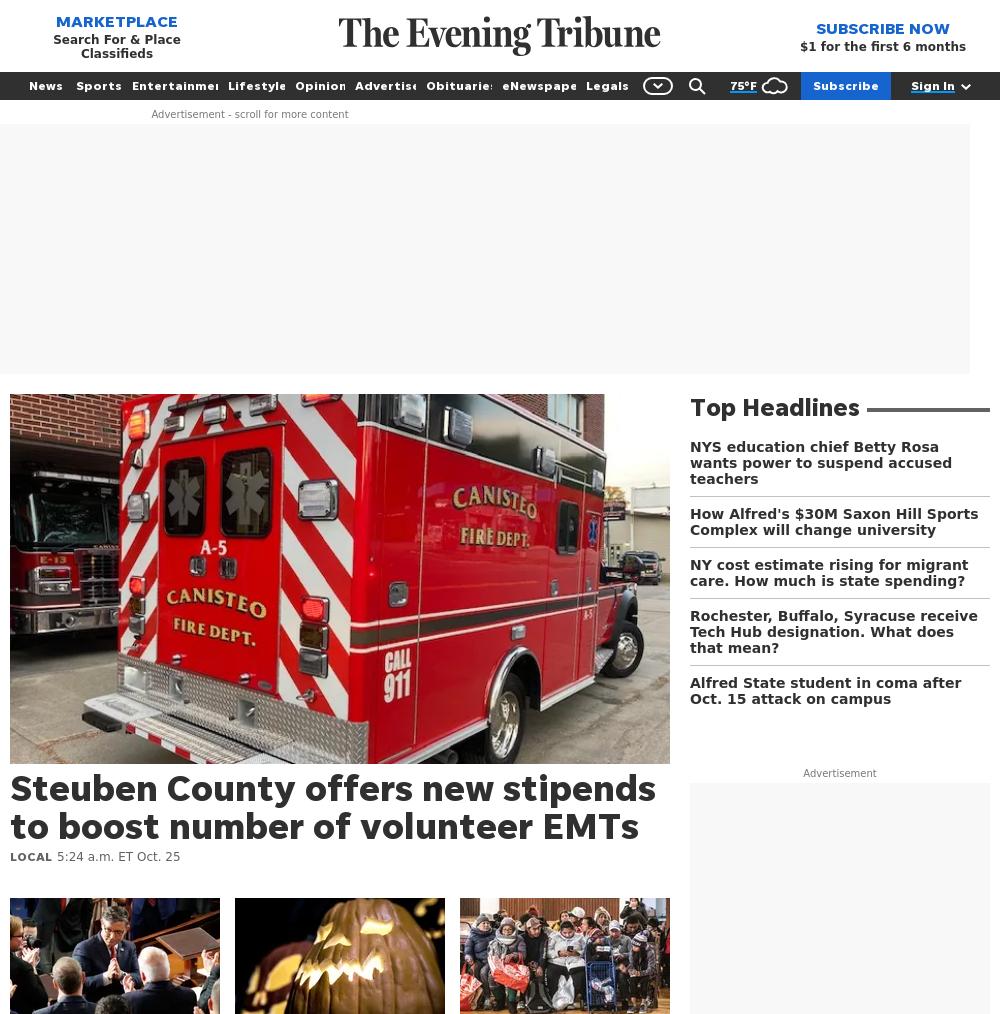 Image resolution: width=1000 pixels, height=1014 pixels. Describe the element at coordinates (354, 84) in the screenshot. I see `'Advertise'` at that location.